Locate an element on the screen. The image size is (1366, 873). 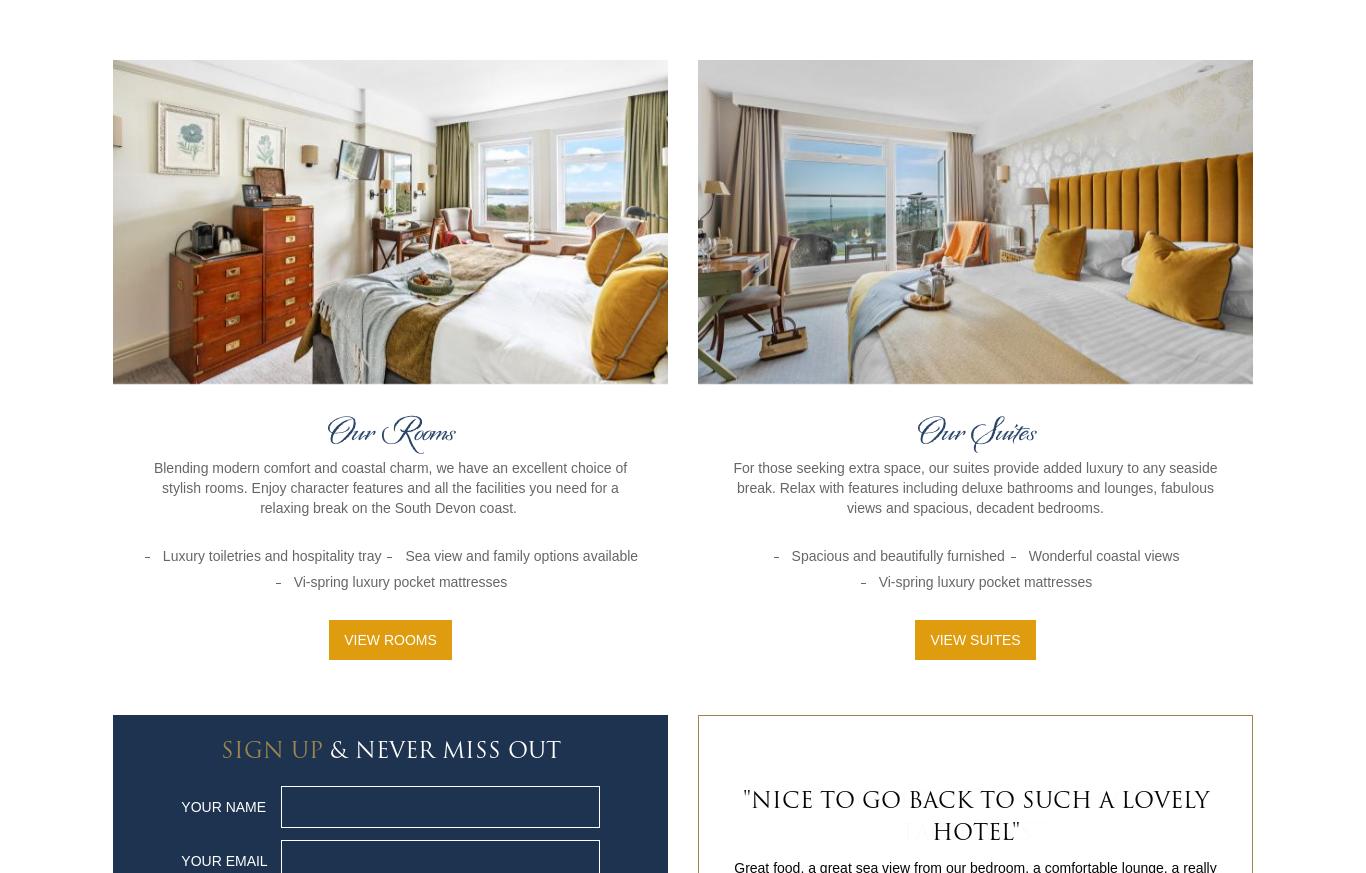
'For those seeking extra space, our suites provide added luxury to any seaside break. Relax with features including deluxe bathrooms and lounges, fabulous views and spacious, decadent bedrooms.' is located at coordinates (975, 486).